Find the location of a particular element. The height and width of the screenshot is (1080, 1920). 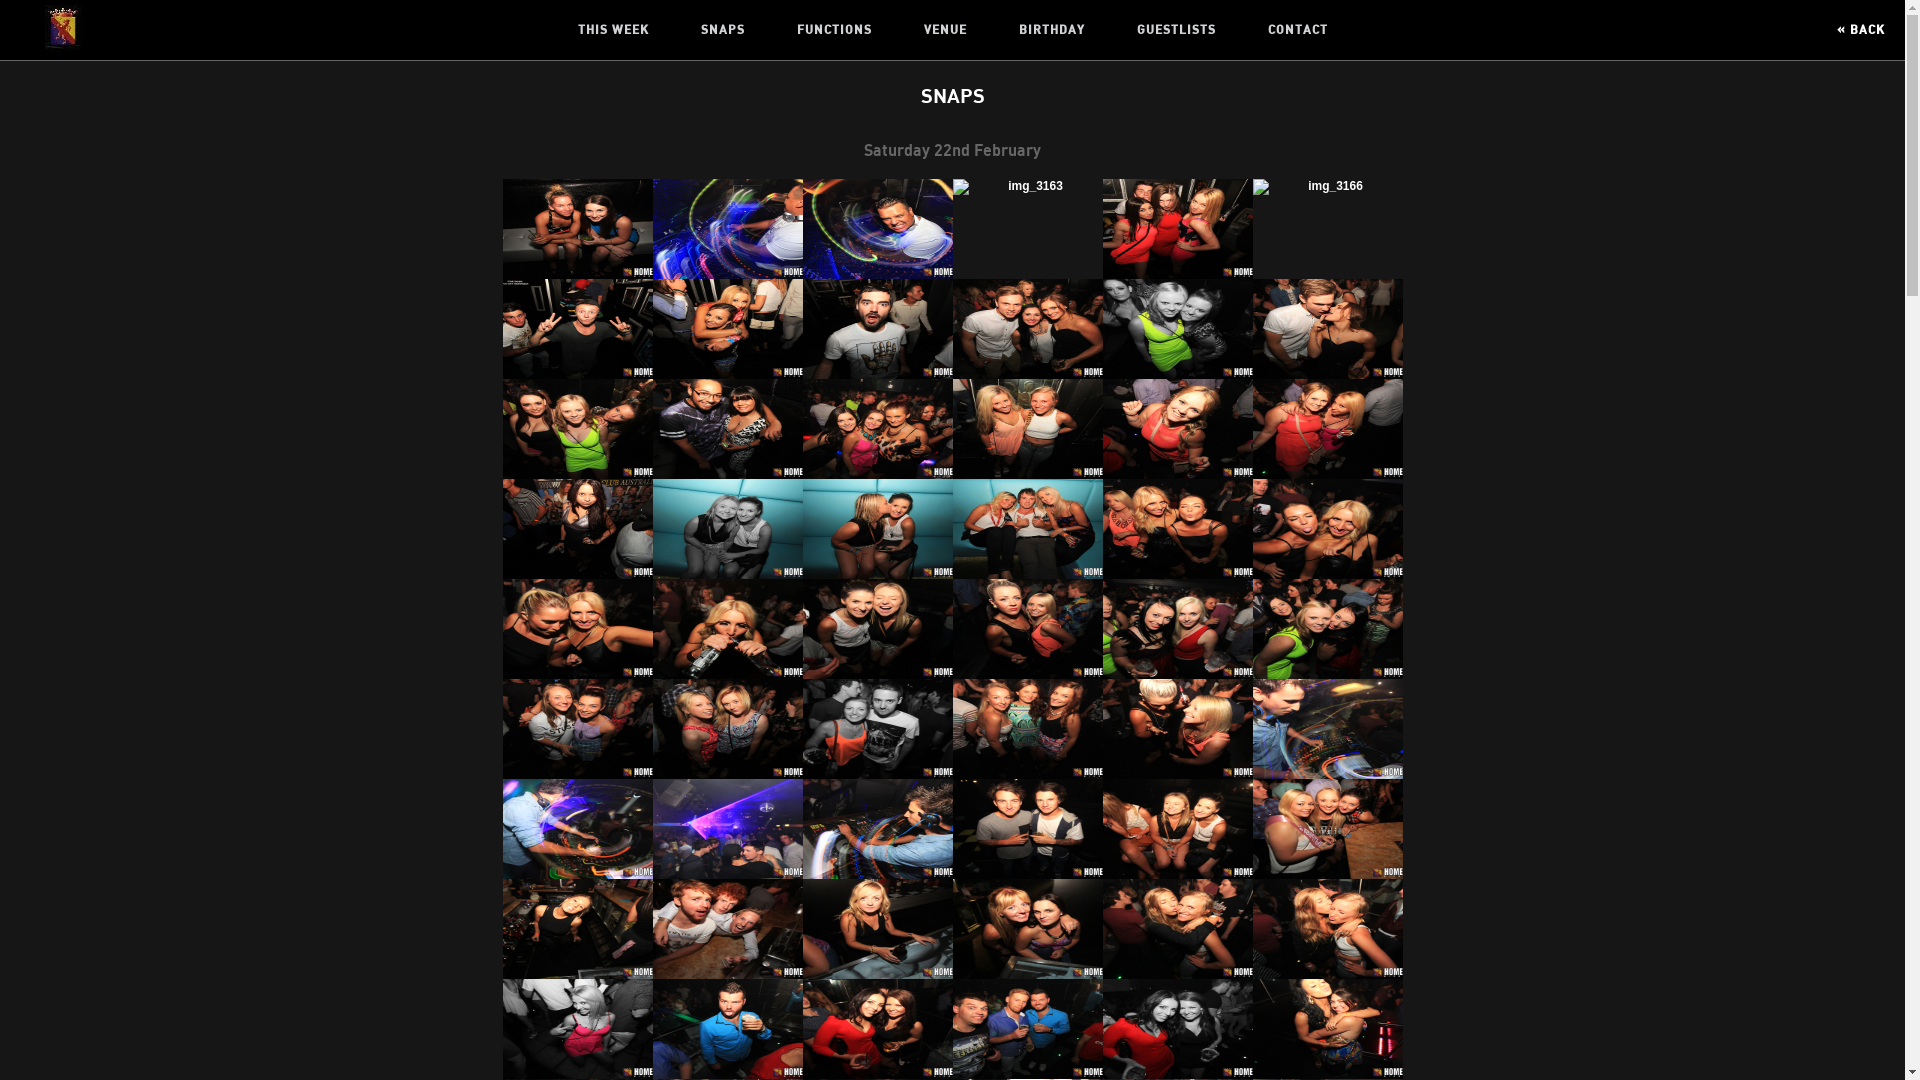

' ' is located at coordinates (1176, 527).